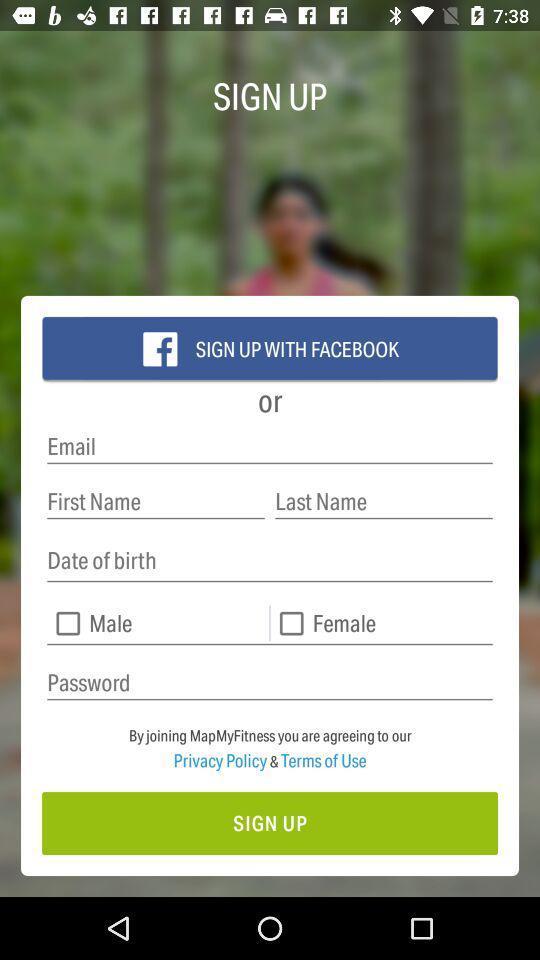 This screenshot has height=960, width=540. I want to click on the field email which is below or, so click(270, 446).